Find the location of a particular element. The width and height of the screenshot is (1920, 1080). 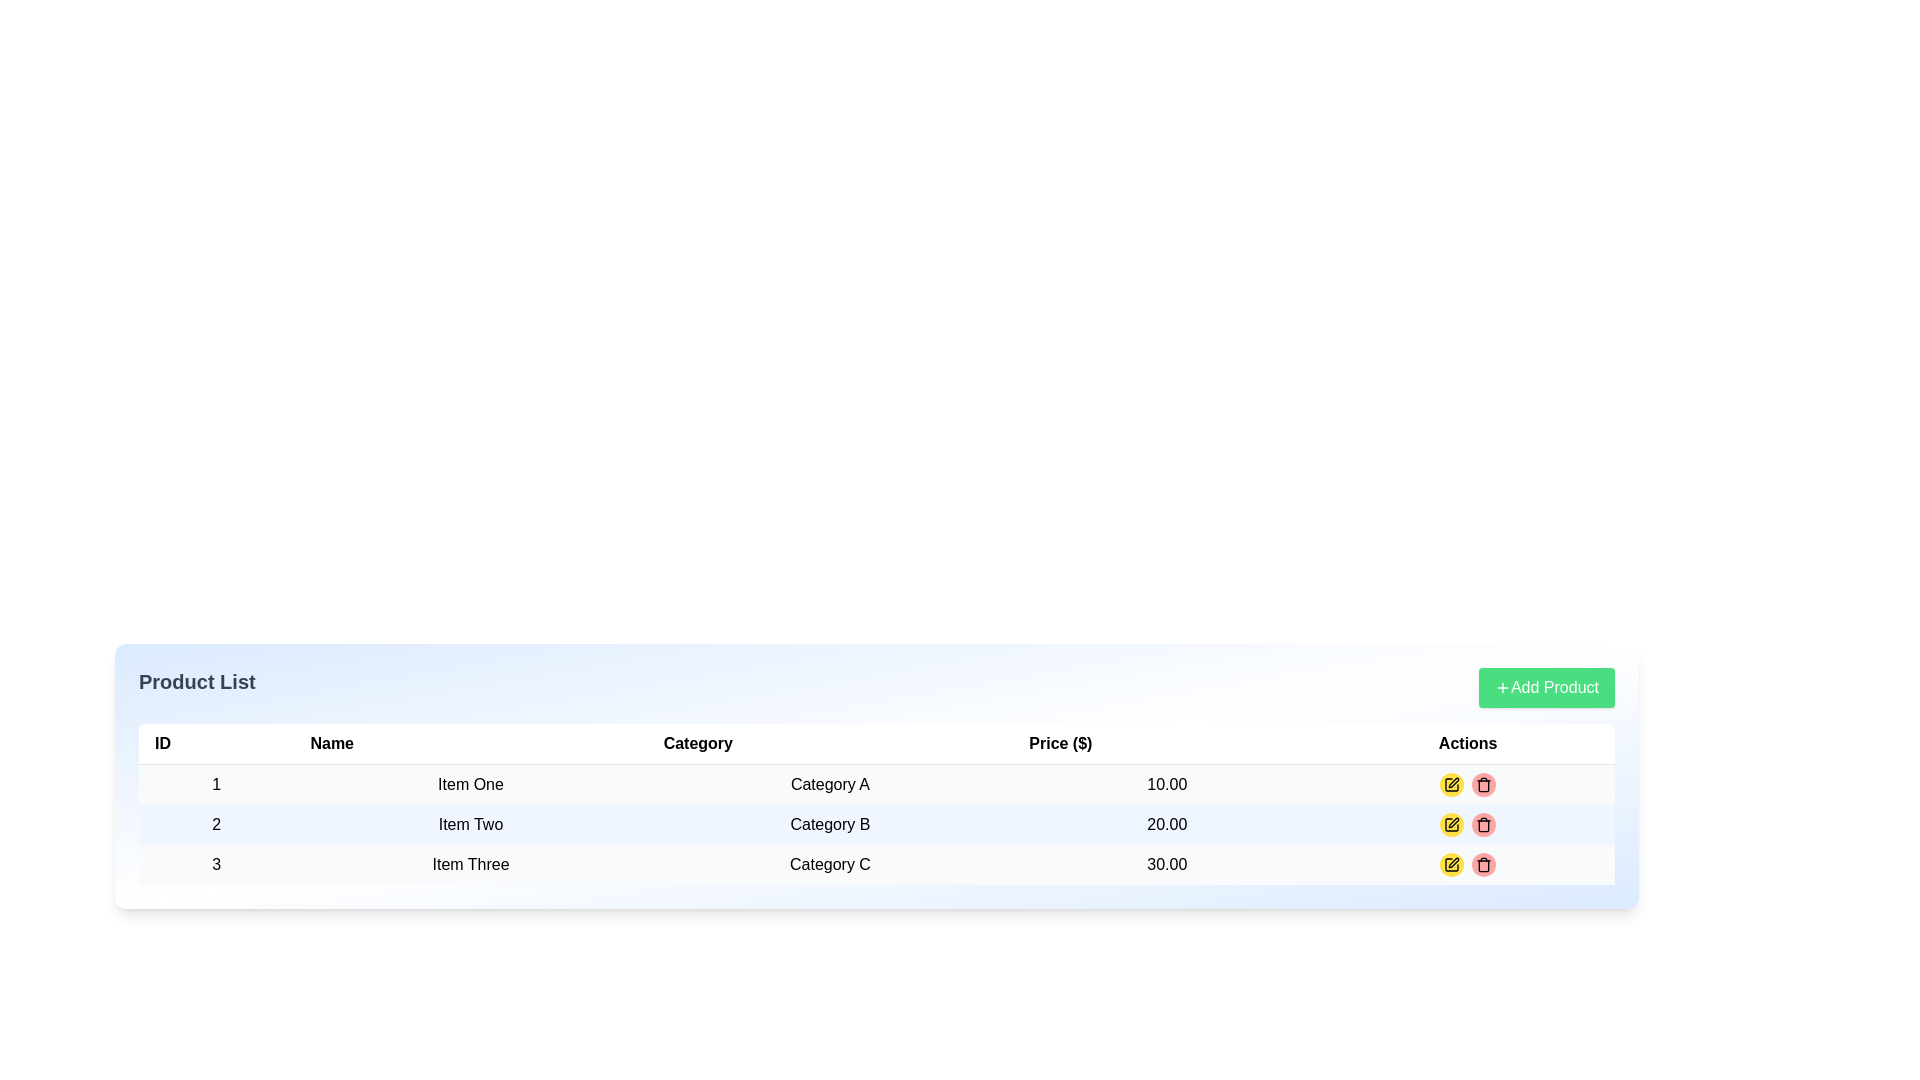

the edit icon button located in the 'Actions' column of the table for 'Item Two' to initiate the edit action is located at coordinates (1452, 825).